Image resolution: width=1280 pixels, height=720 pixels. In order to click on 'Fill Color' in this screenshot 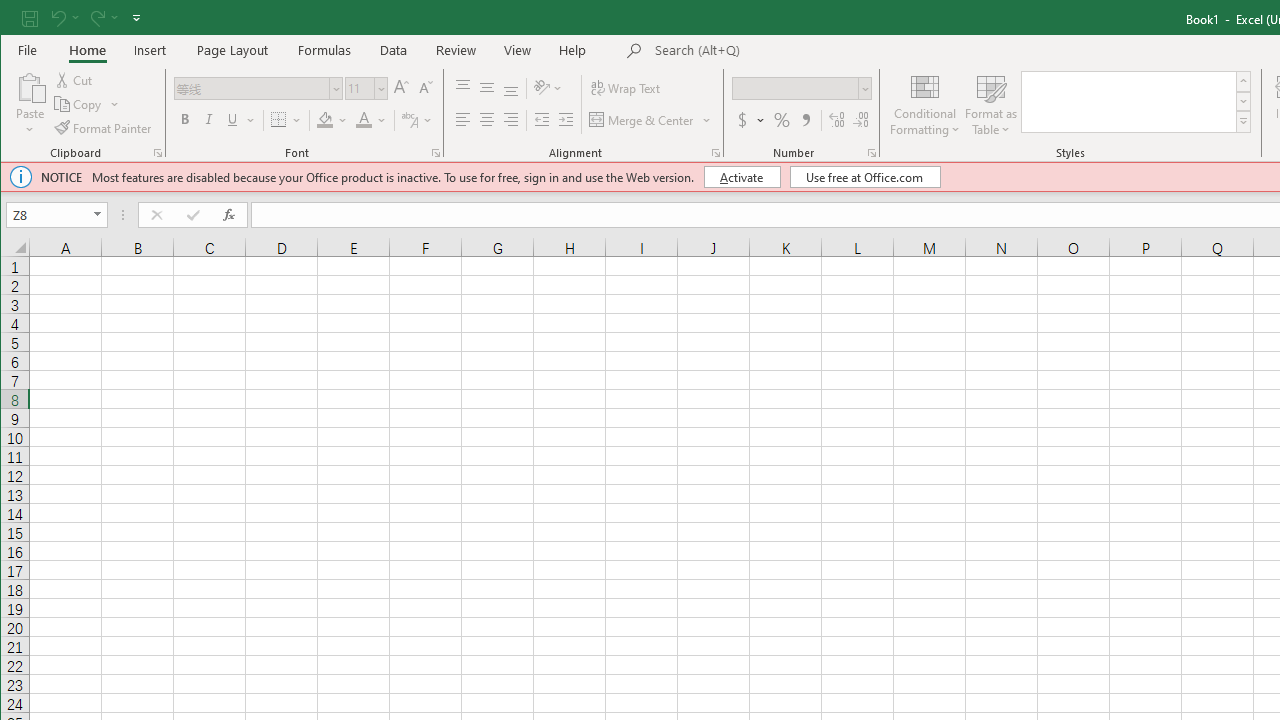, I will do `click(324, 120)`.